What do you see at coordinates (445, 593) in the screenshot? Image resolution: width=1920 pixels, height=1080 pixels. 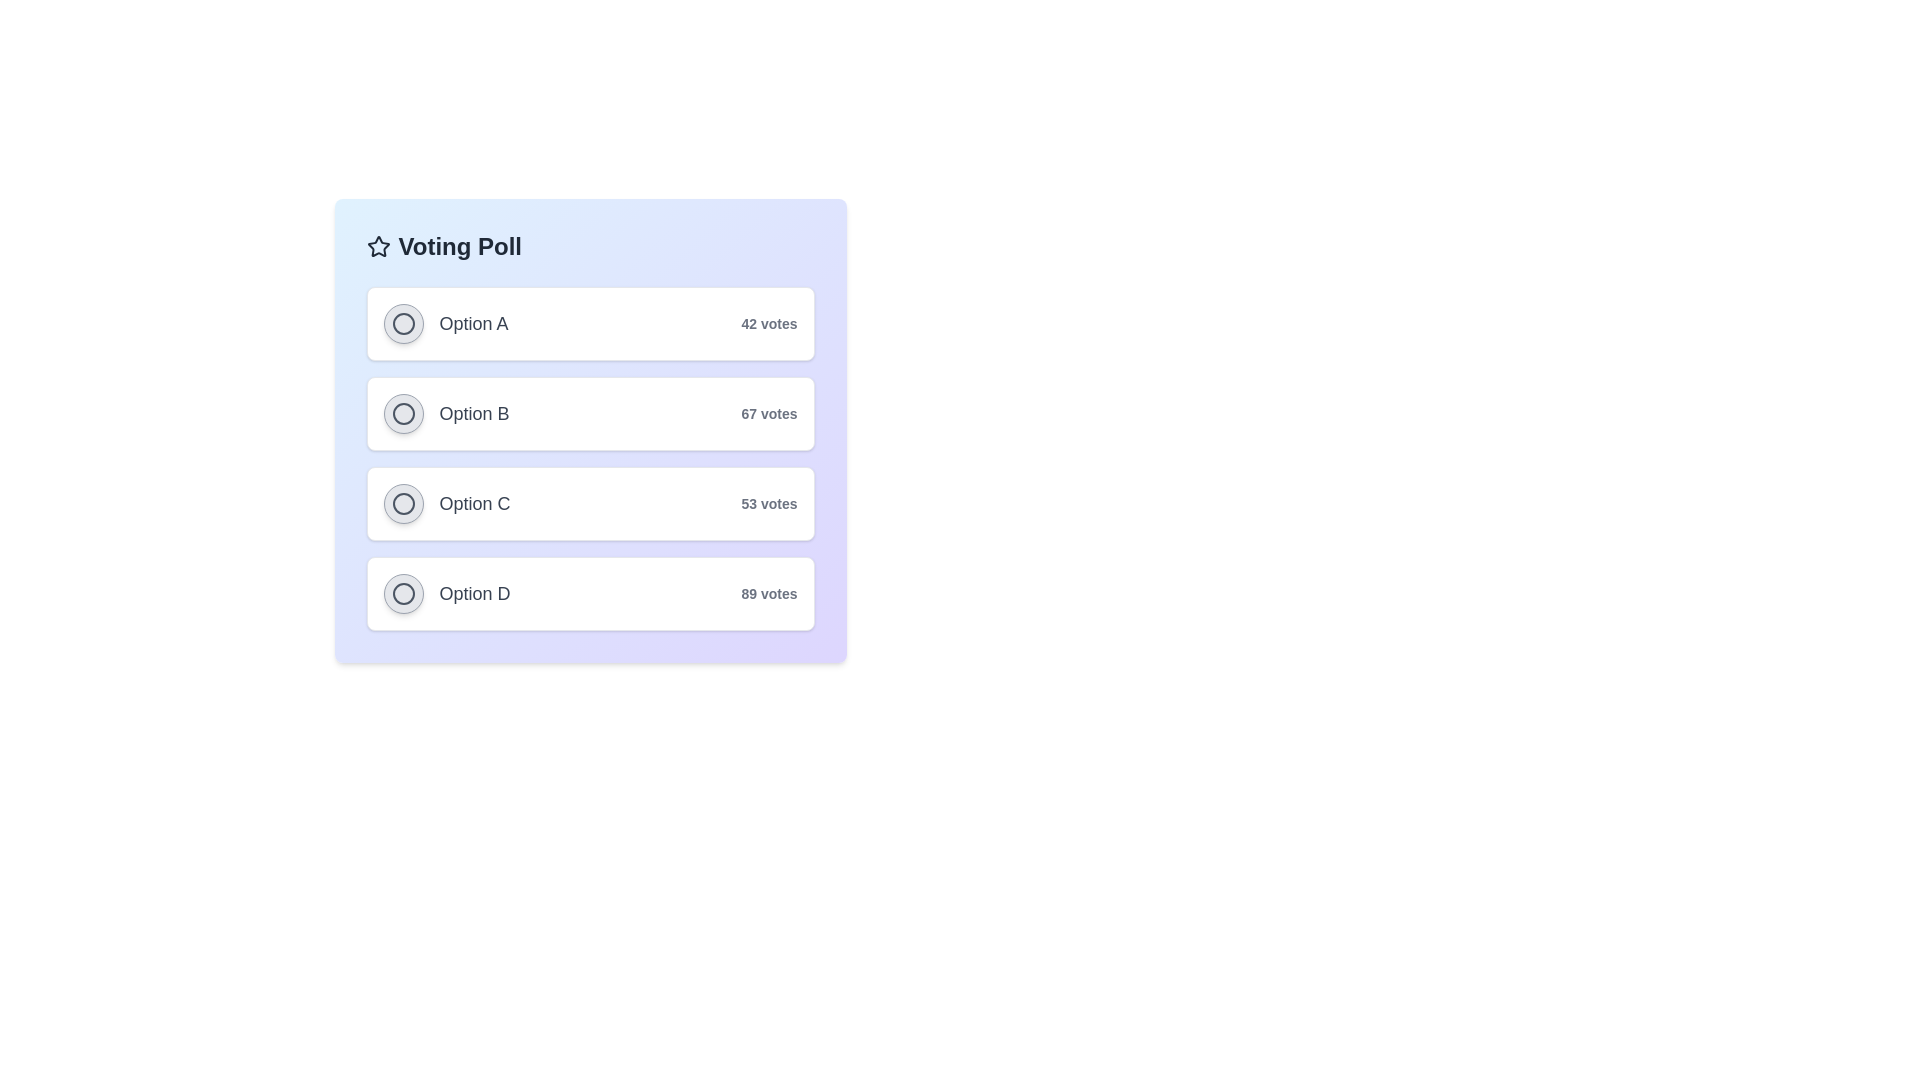 I see `the radio button labeled 'Option D'` at bounding box center [445, 593].